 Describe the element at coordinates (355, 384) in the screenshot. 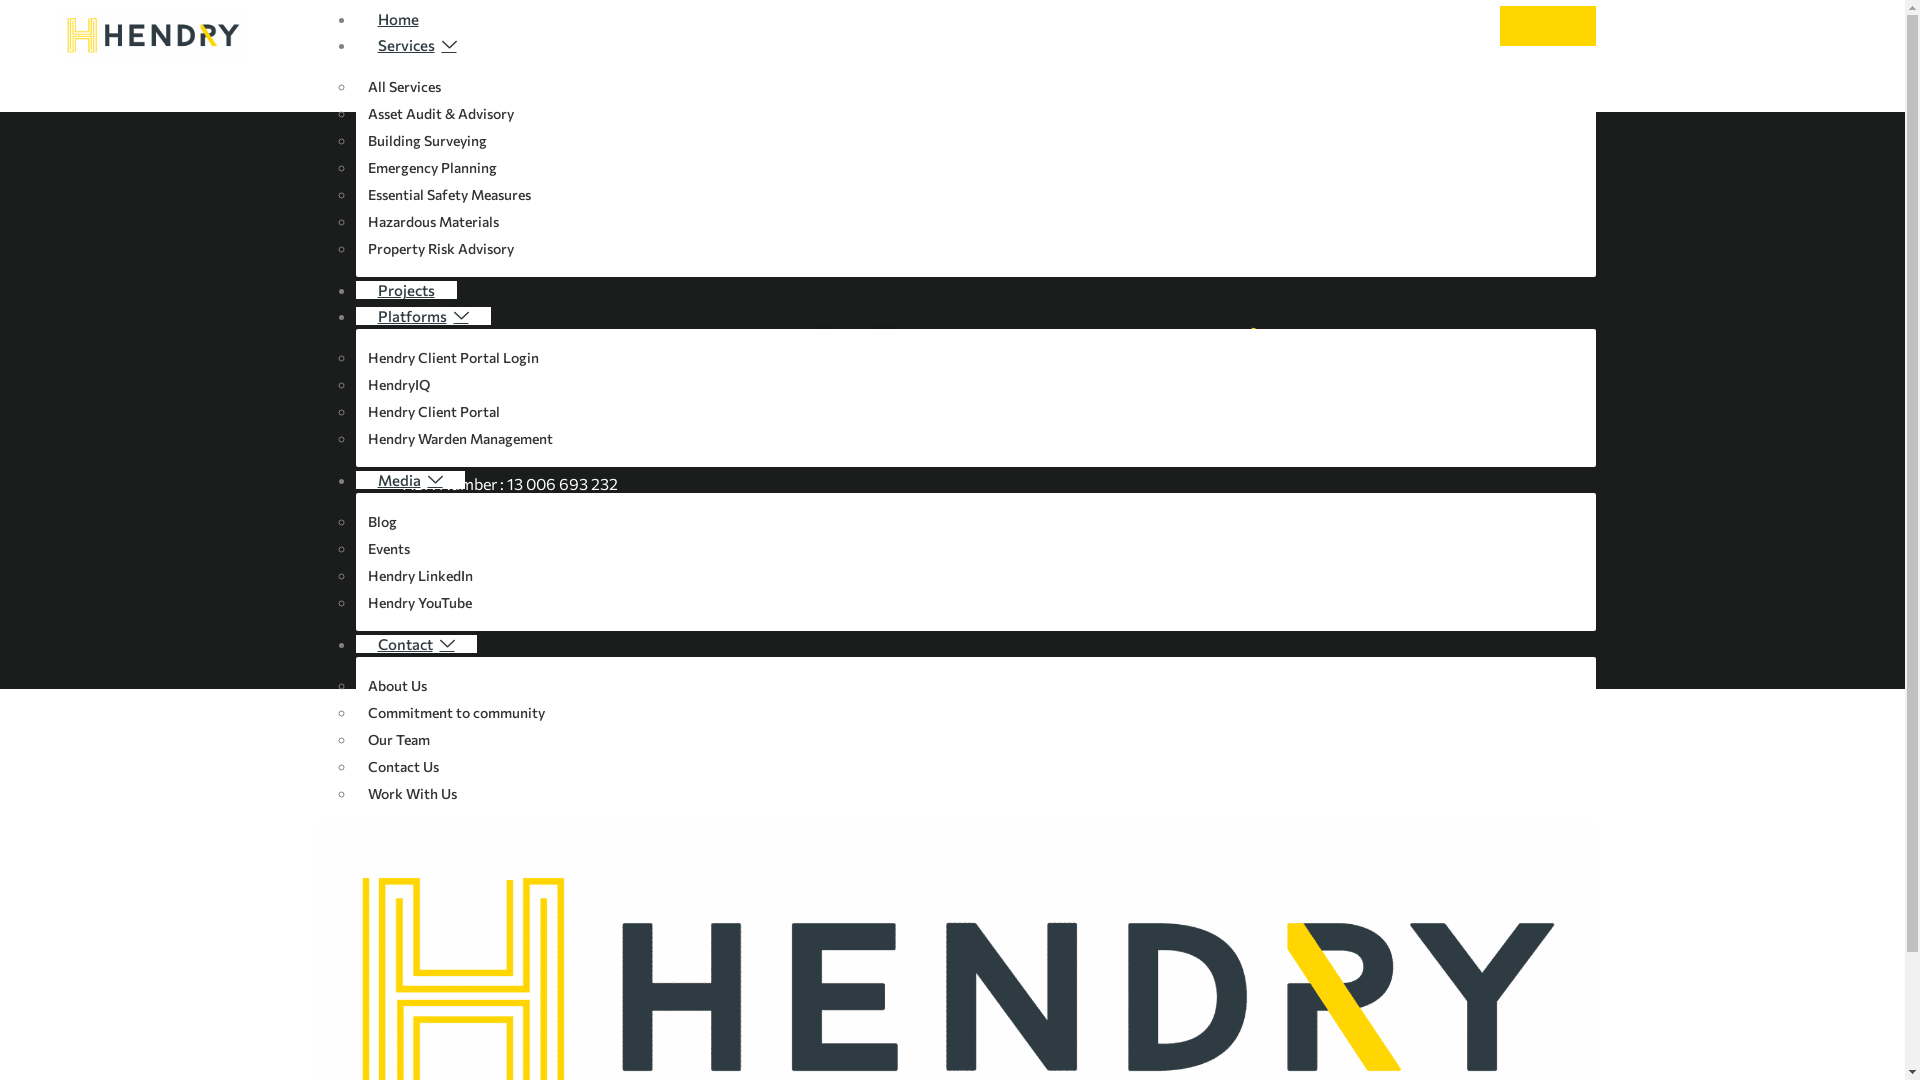

I see `'HendryIQ'` at that location.